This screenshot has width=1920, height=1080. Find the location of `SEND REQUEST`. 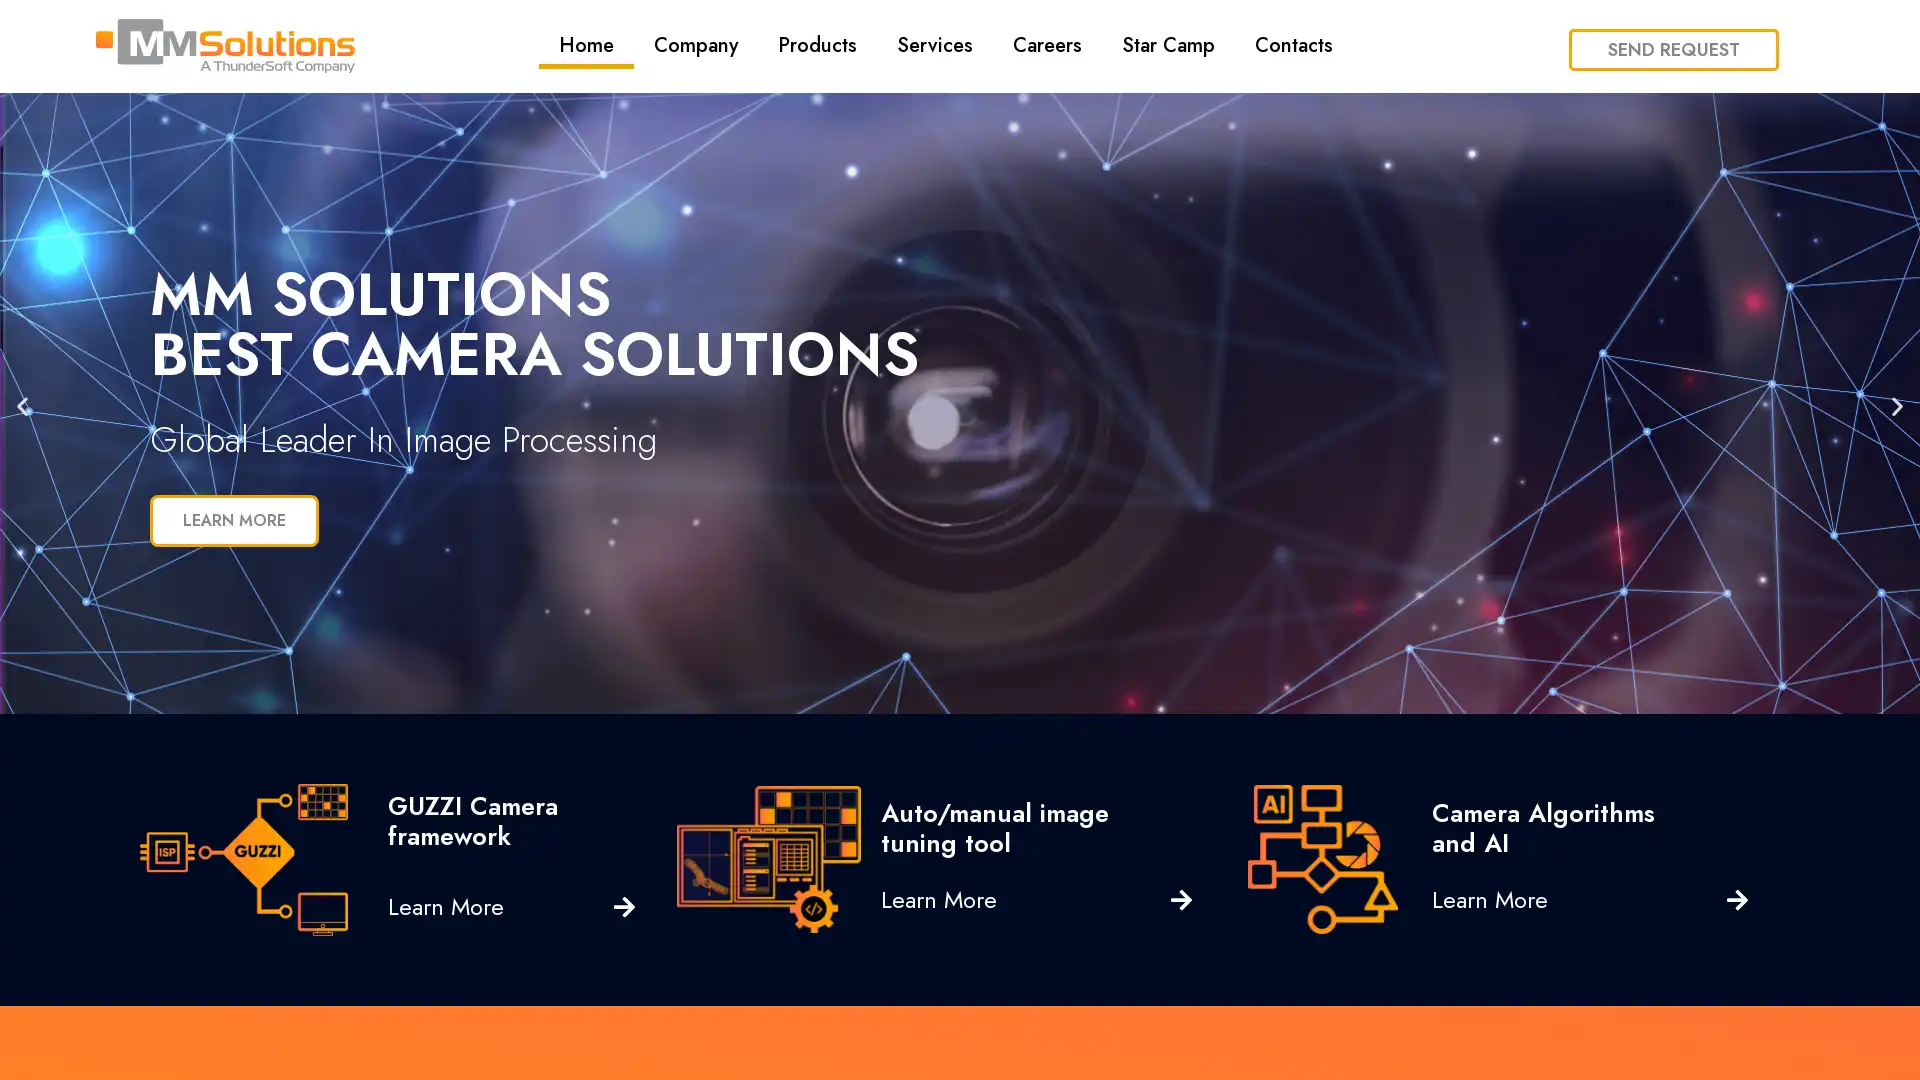

SEND REQUEST is located at coordinates (1674, 48).